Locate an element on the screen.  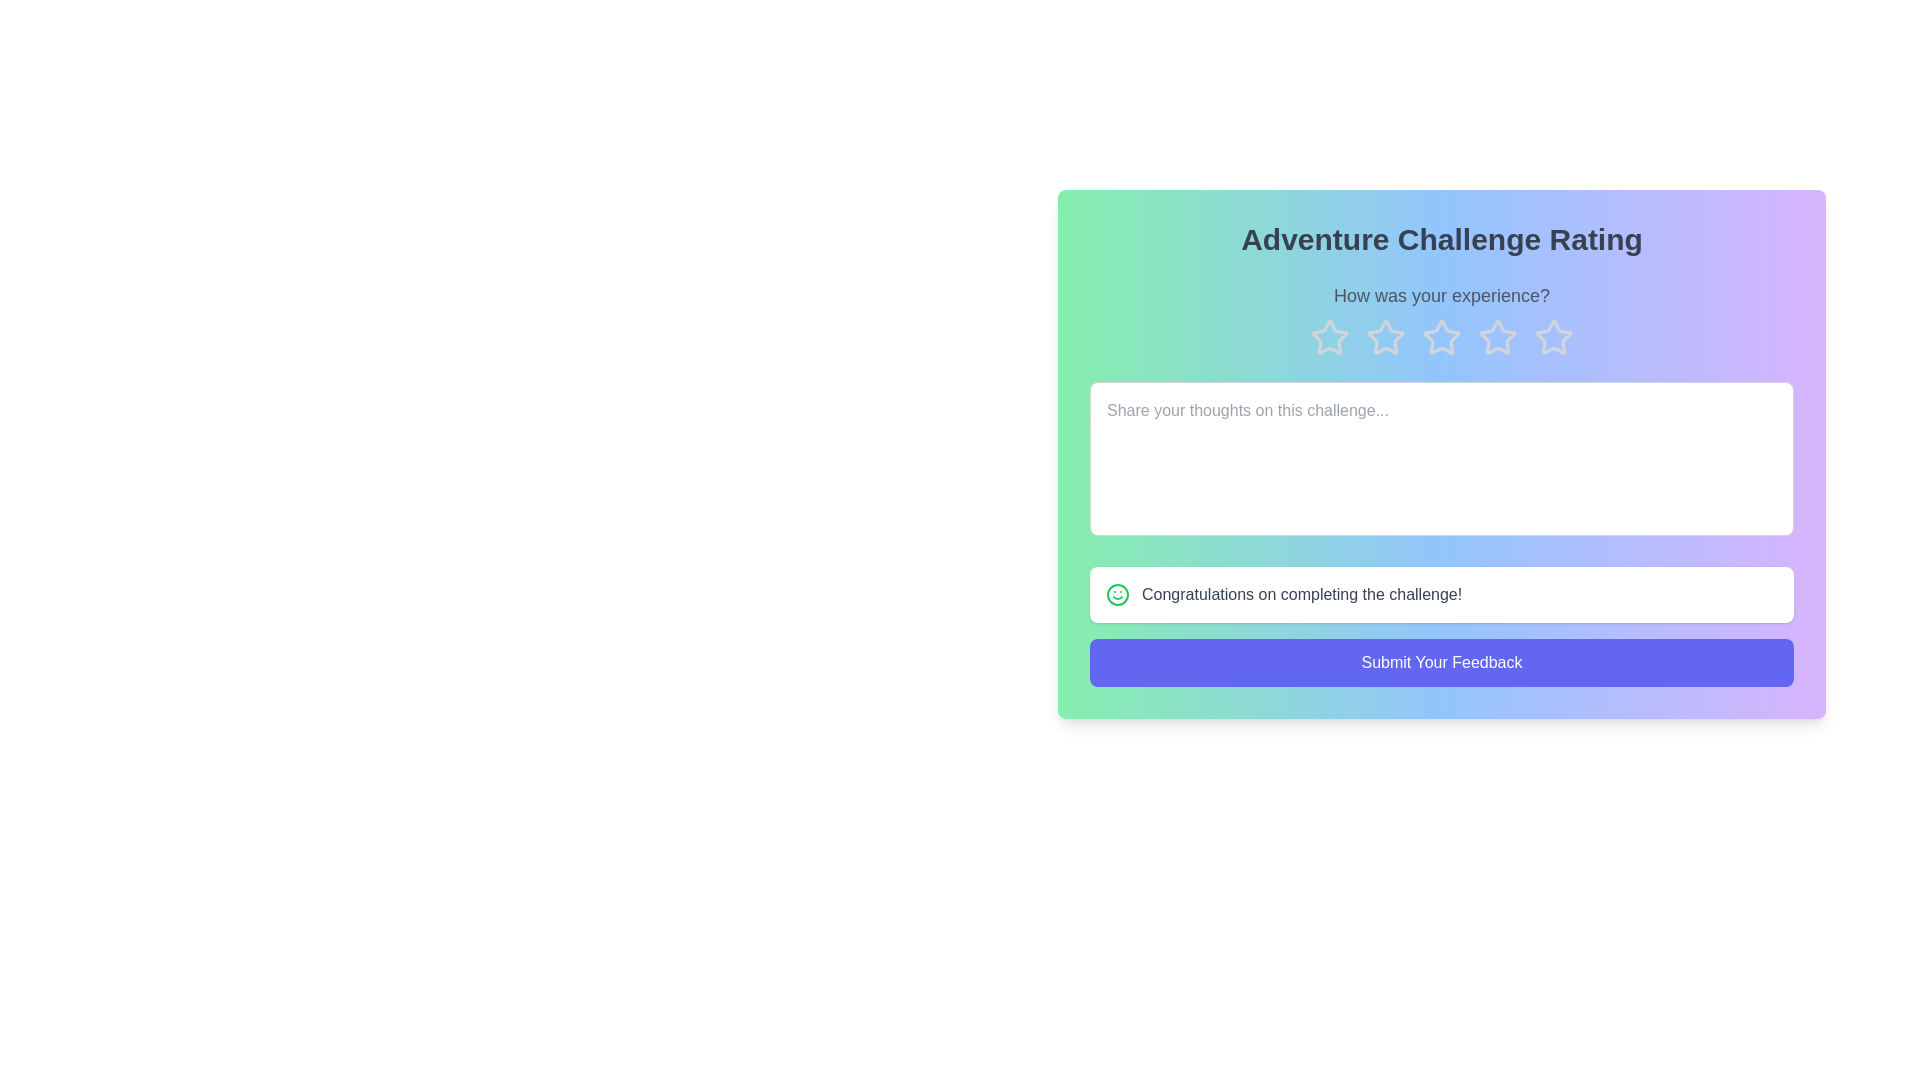
the fourth star-shaped icon in the row of five gray stars, located under the text 'How was your experience?', to trigger the enlarge effect is located at coordinates (1497, 337).